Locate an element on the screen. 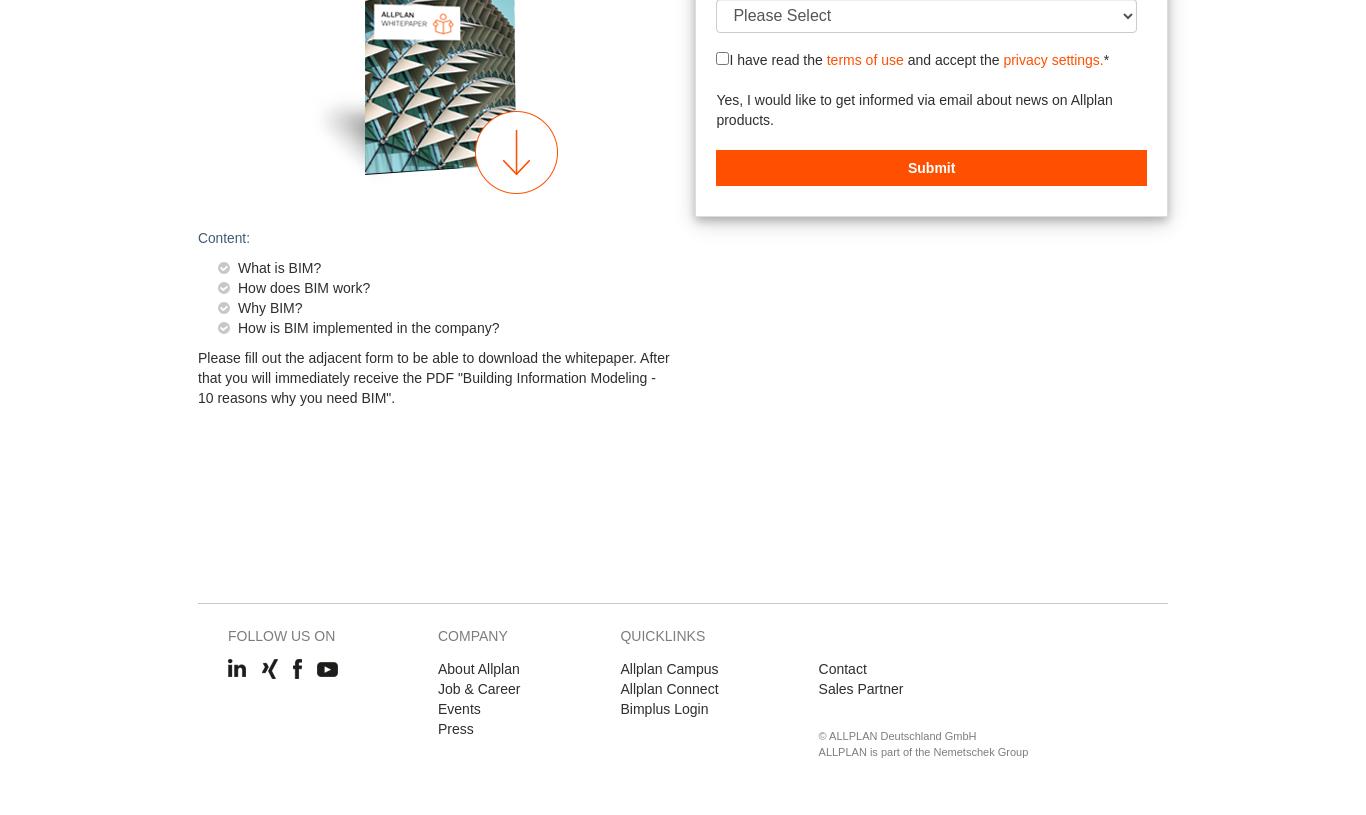 Image resolution: width=1366 pixels, height=815 pixels. 'Bimplus Login' is located at coordinates (663, 708).